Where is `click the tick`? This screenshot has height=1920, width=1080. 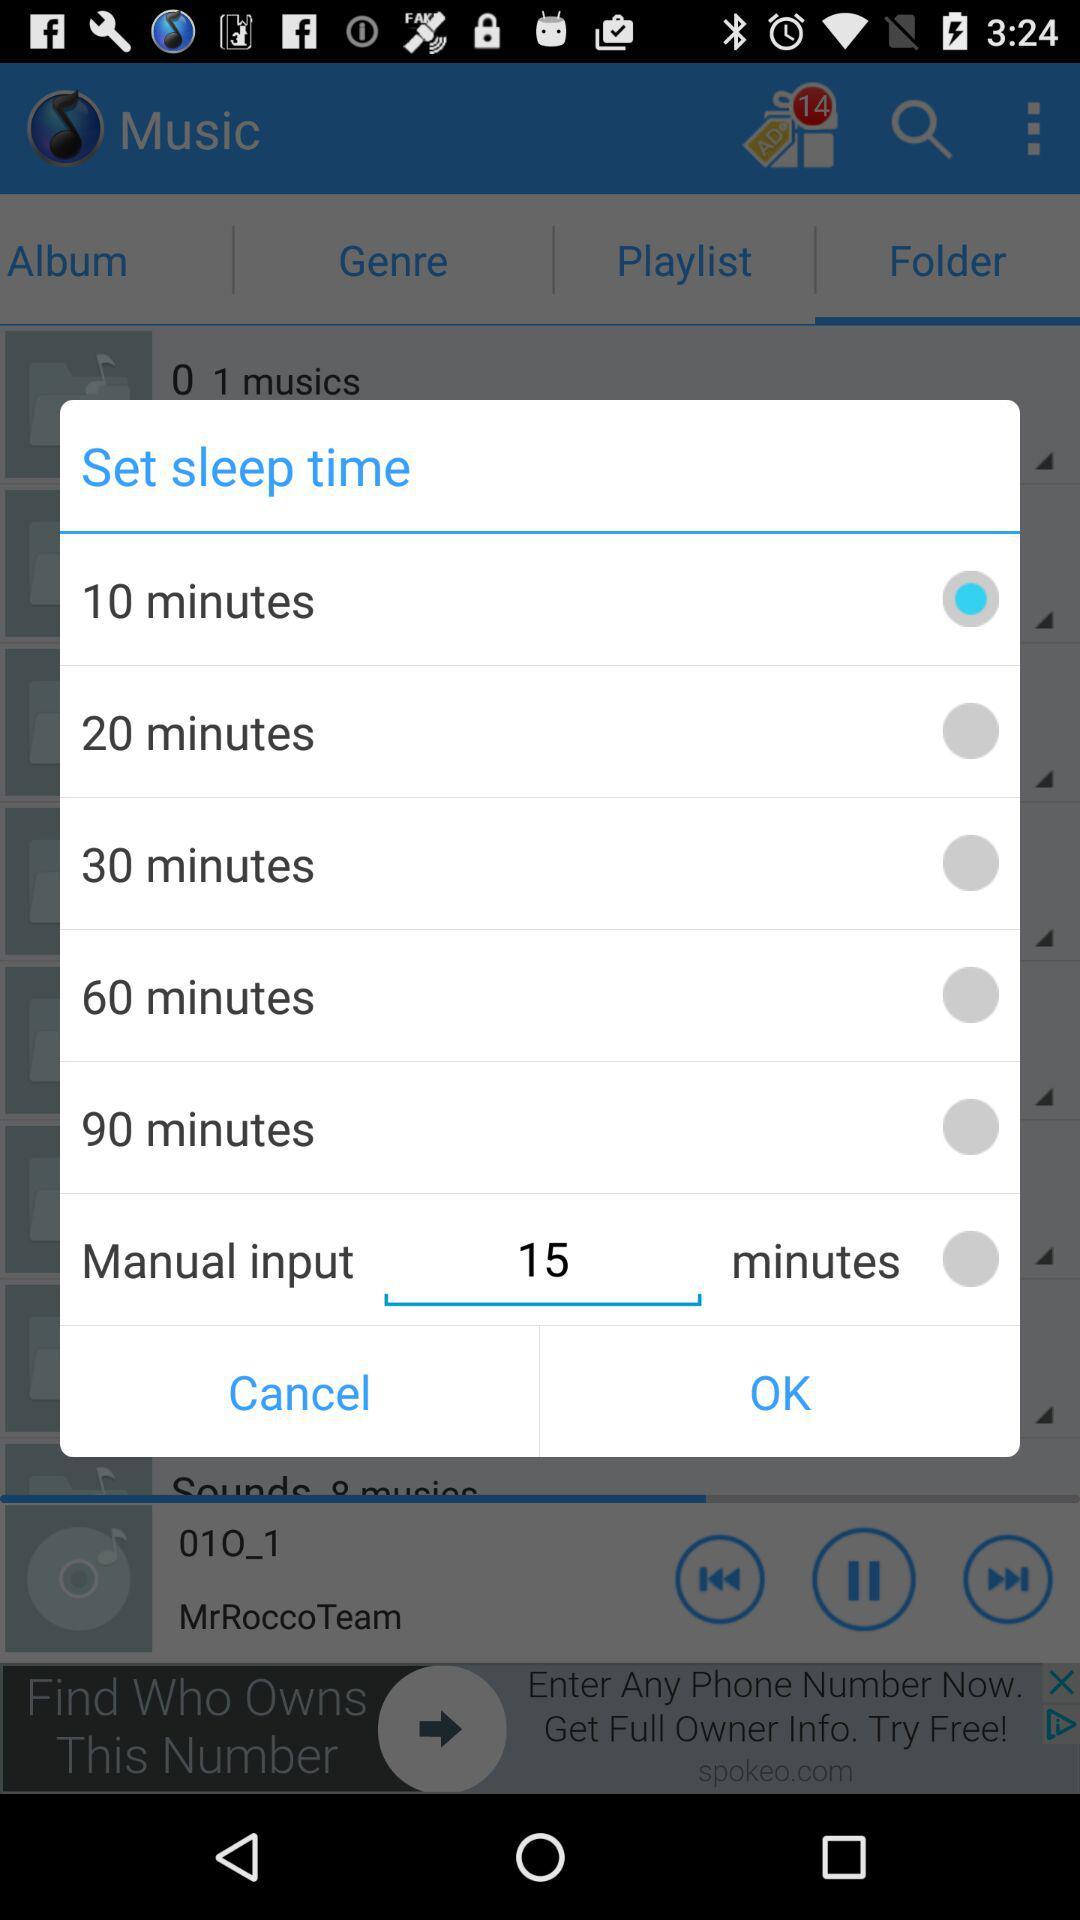 click the tick is located at coordinates (969, 1258).